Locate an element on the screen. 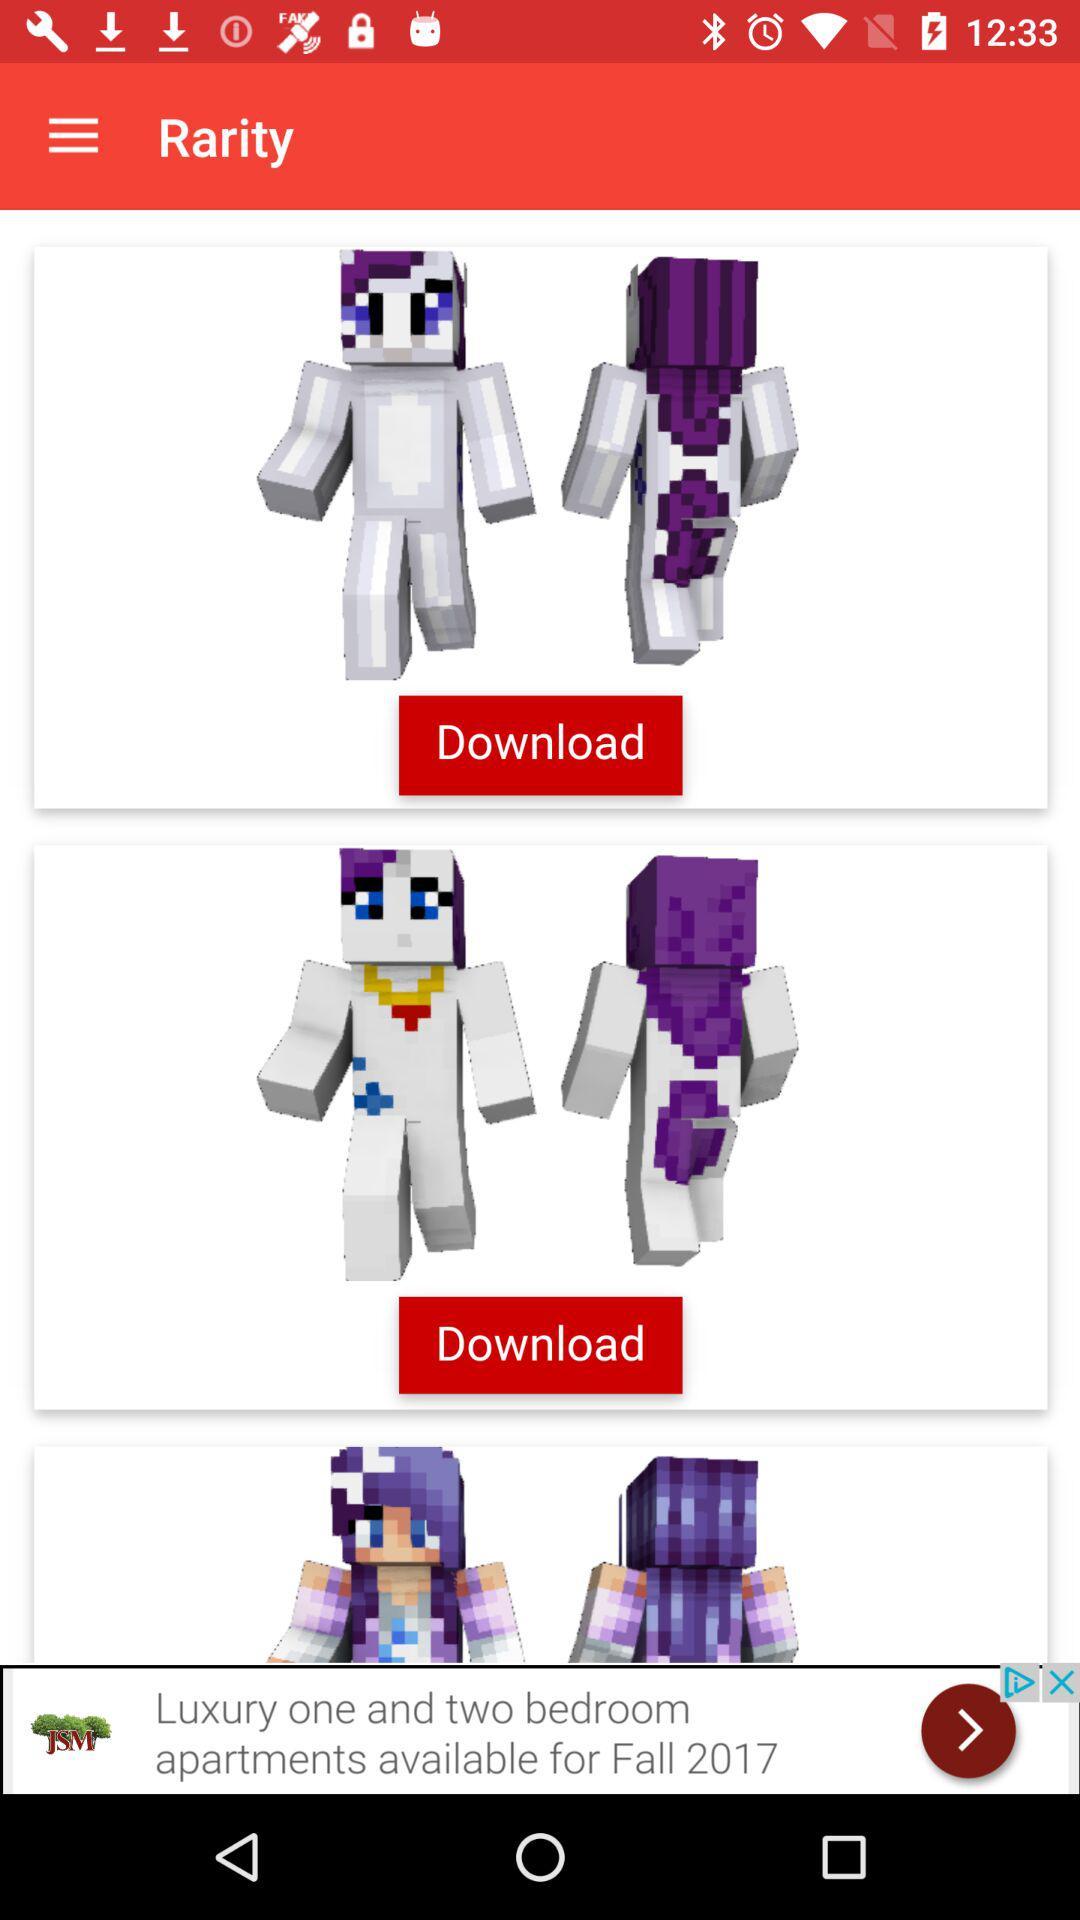 The image size is (1080, 1920). see advertisement is located at coordinates (540, 1727).